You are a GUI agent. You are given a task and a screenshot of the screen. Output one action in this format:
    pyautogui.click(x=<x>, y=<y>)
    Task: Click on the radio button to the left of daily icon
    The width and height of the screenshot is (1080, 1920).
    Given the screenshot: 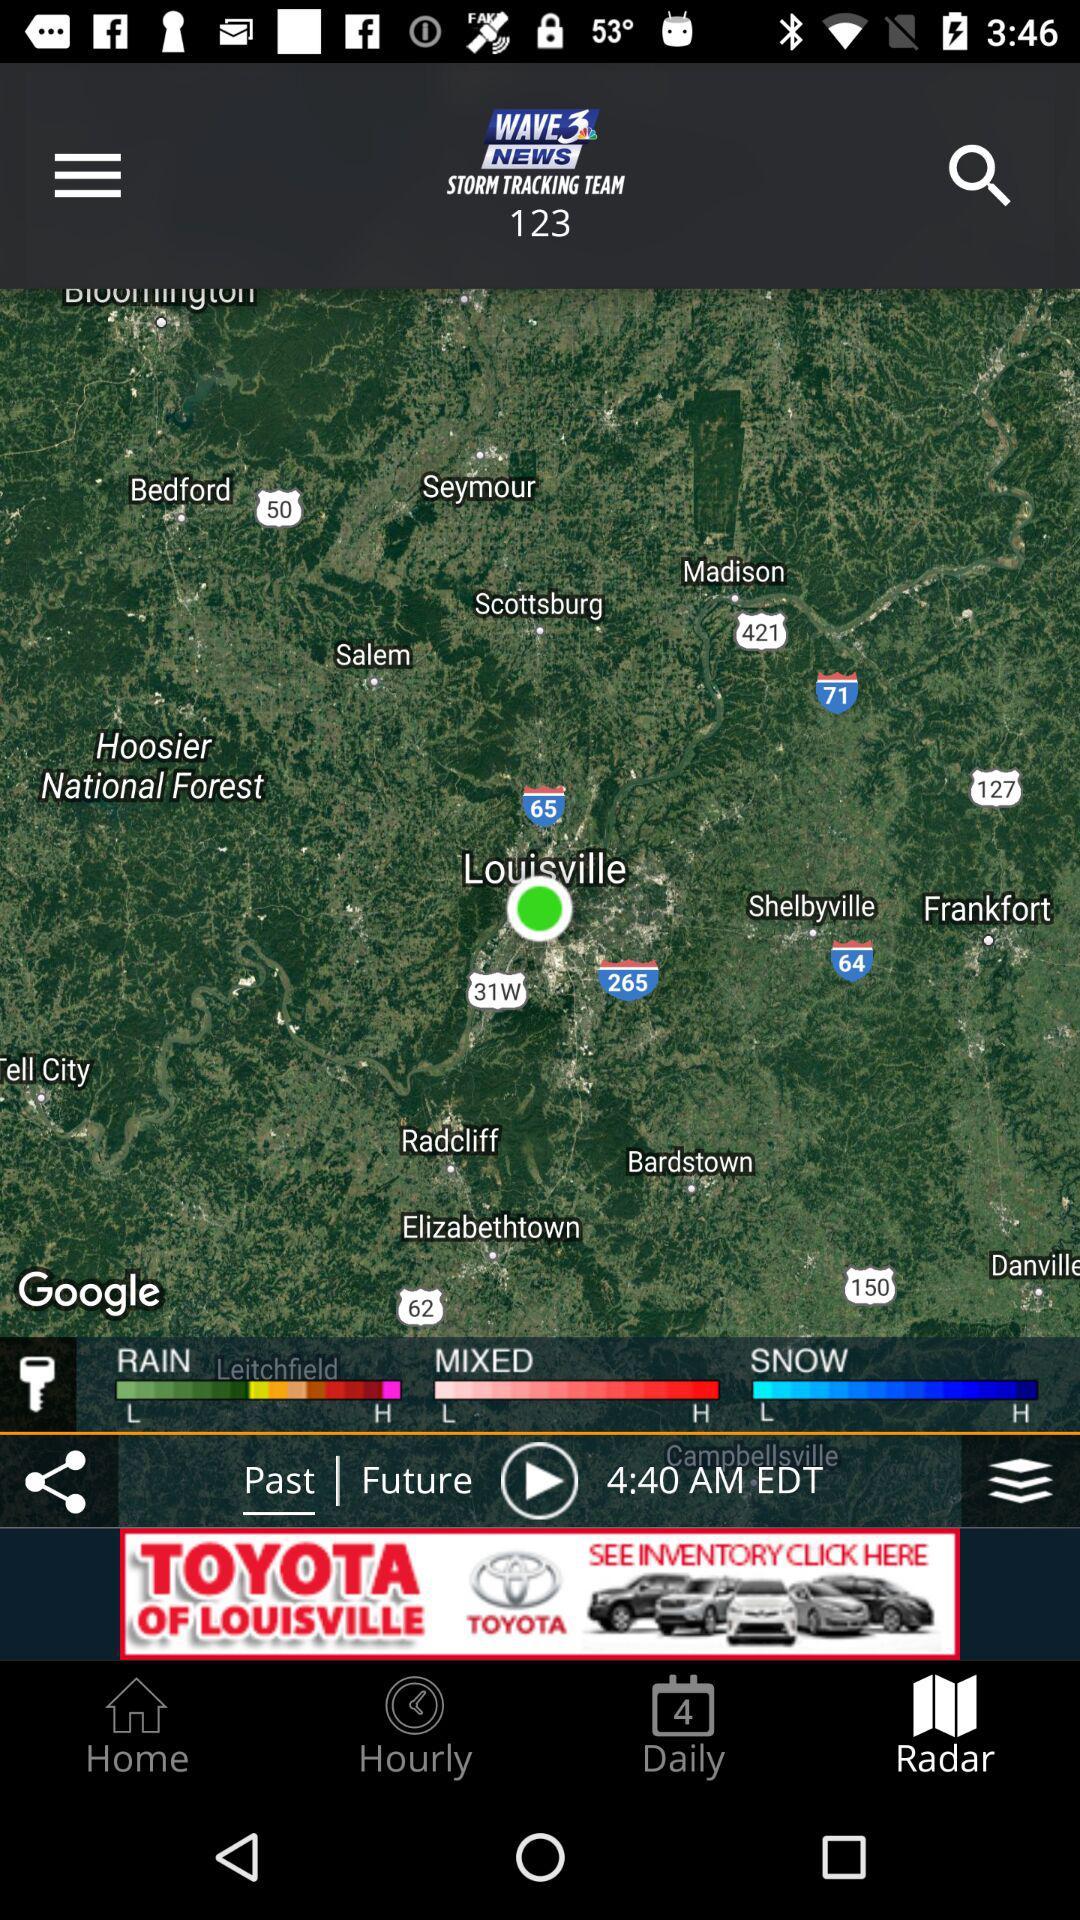 What is the action you would take?
    pyautogui.click(x=413, y=1726)
    